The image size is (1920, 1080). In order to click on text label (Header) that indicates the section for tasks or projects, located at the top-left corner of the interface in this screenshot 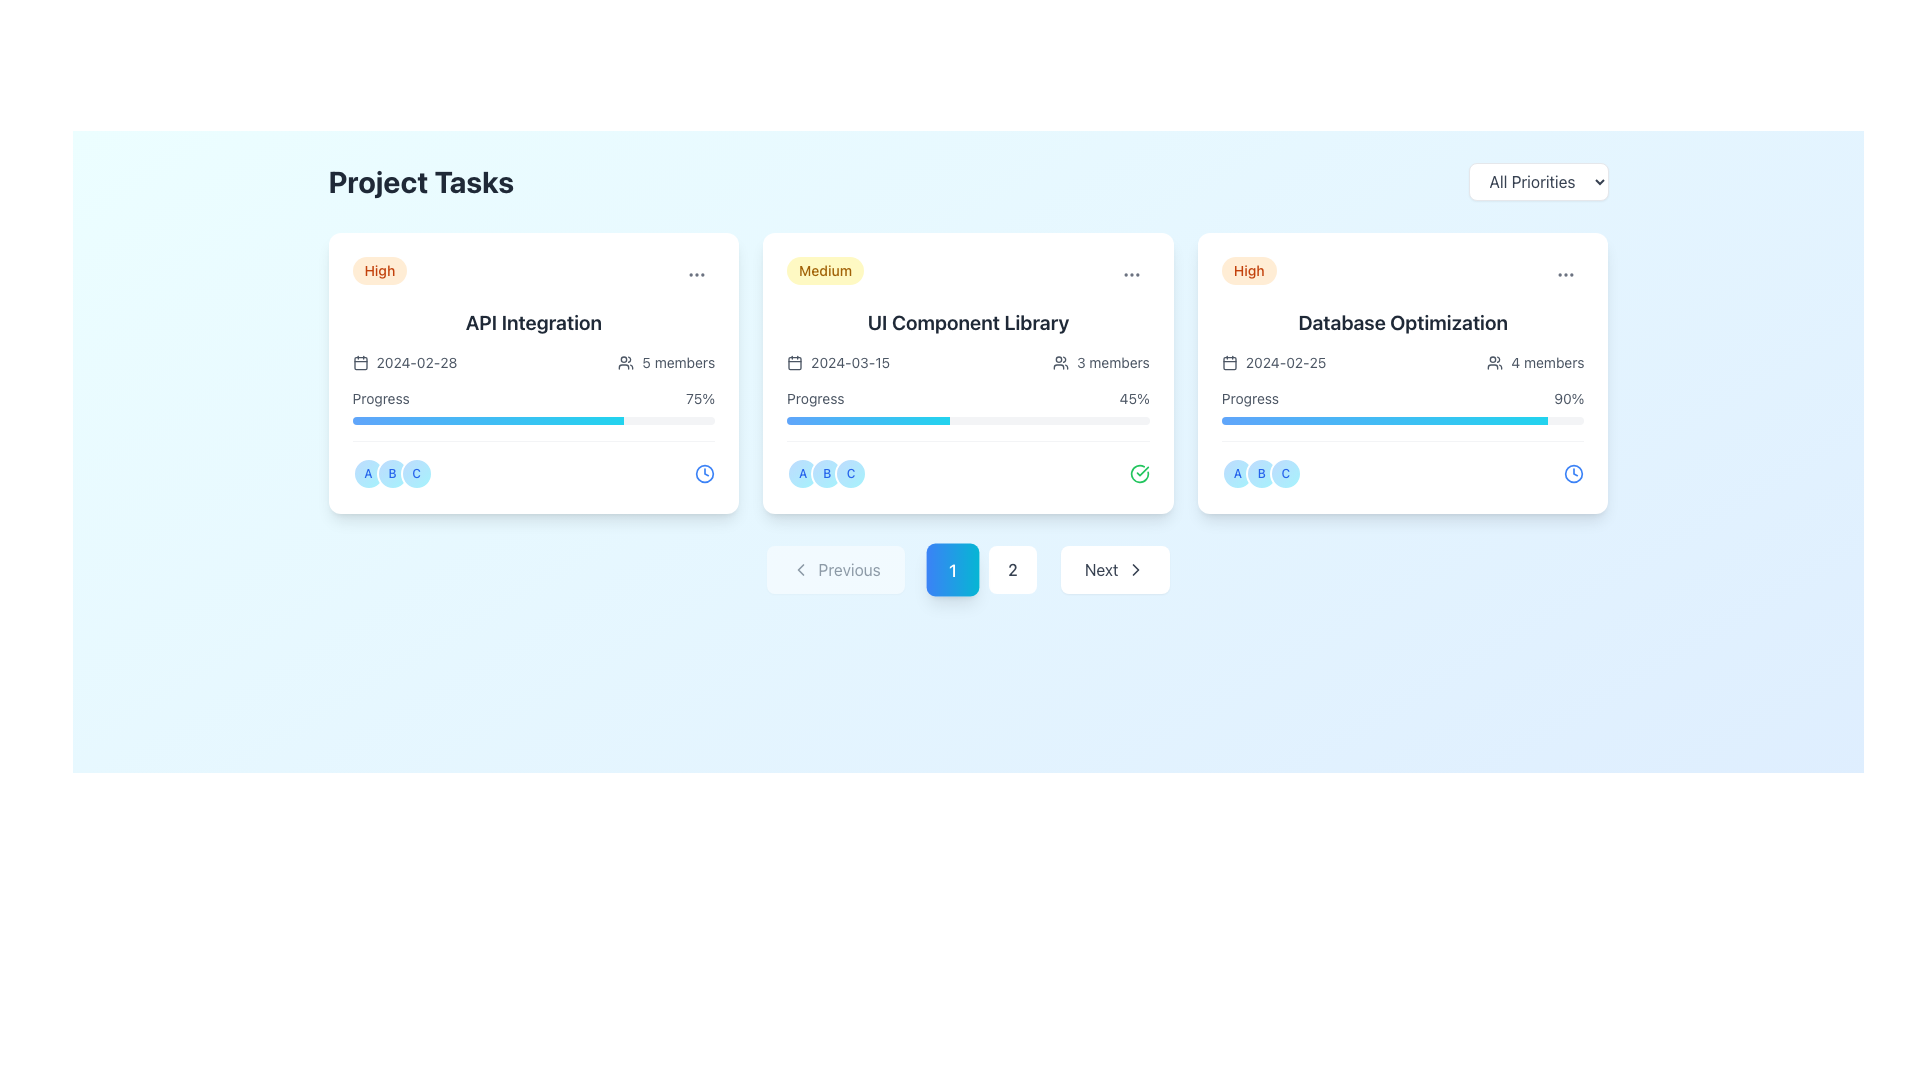, I will do `click(420, 181)`.